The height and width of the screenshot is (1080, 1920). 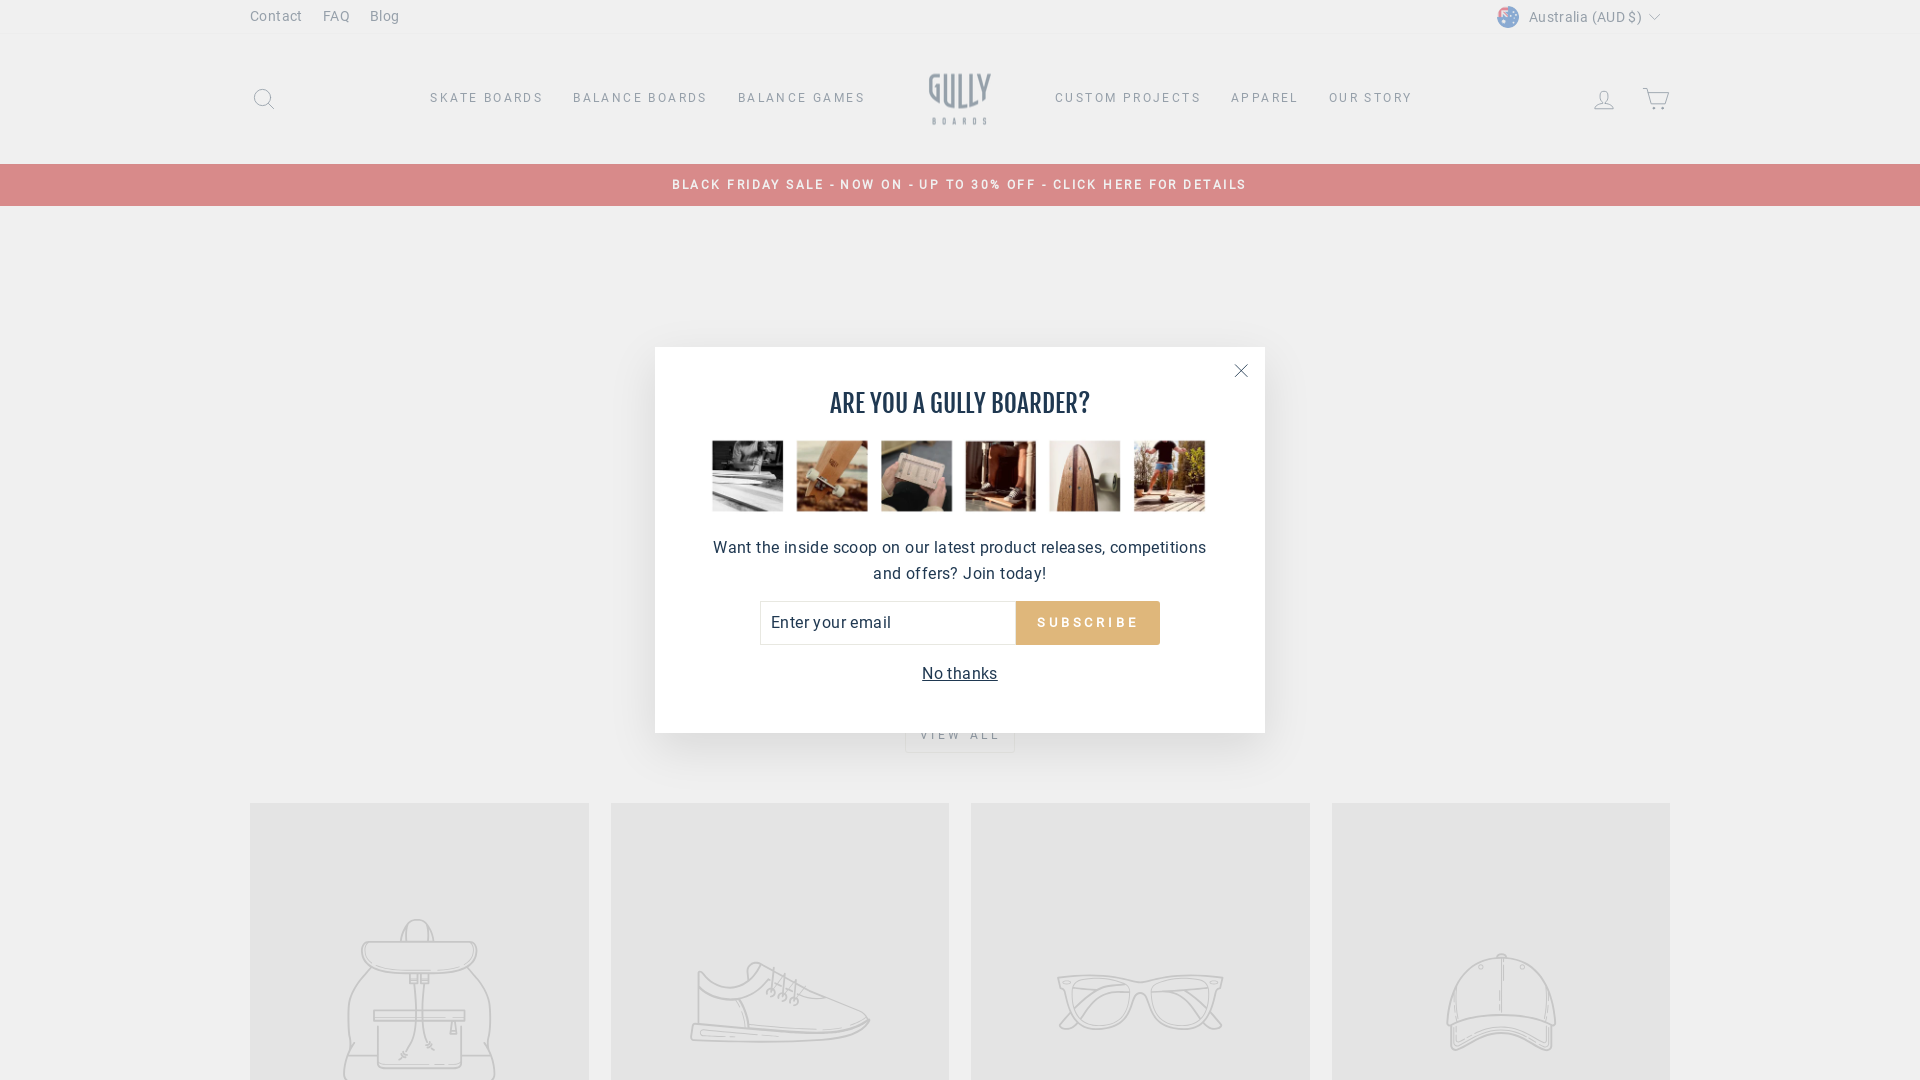 I want to click on 'CART', so click(x=1656, y=98).